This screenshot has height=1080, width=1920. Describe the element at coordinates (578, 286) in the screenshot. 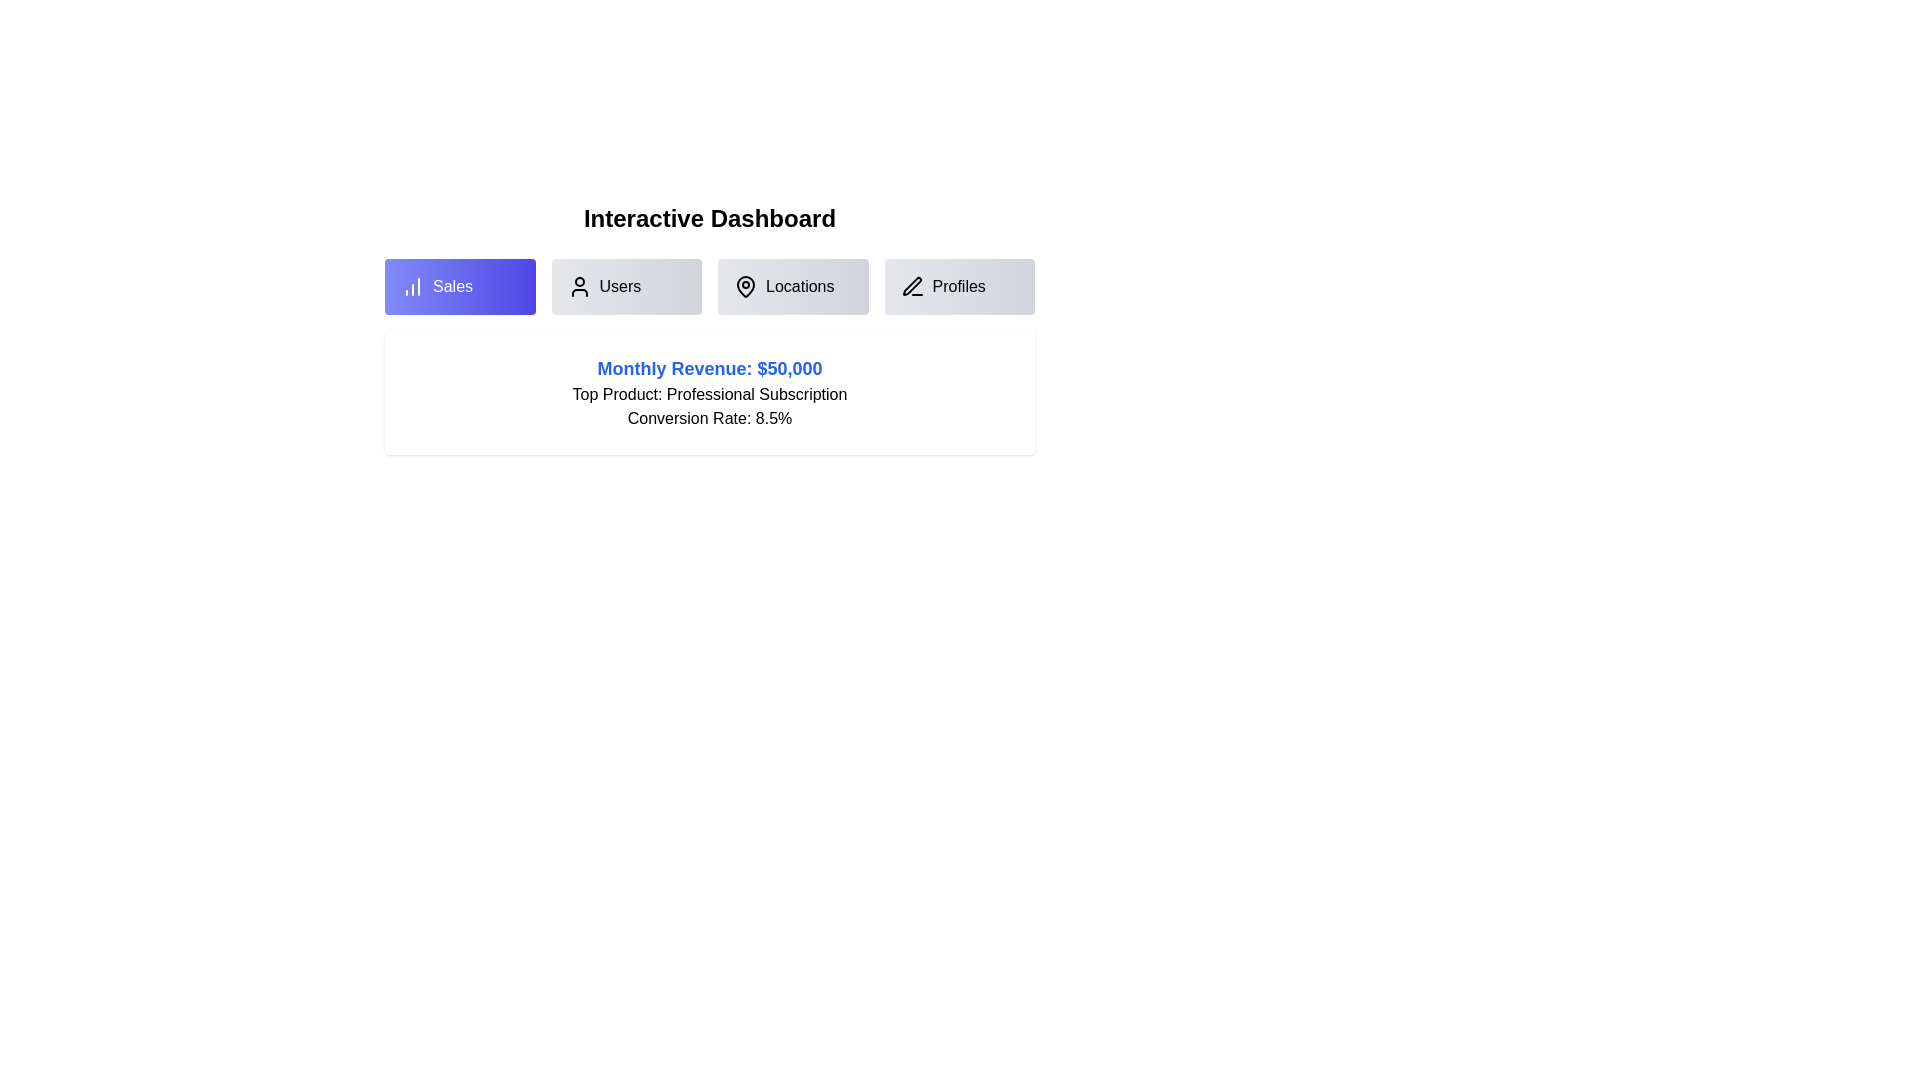

I see `the user silhouette icon located on the left side of the 'Users' button, which is the second button in a row of buttons under the header 'Interactive Dashboard'` at that location.